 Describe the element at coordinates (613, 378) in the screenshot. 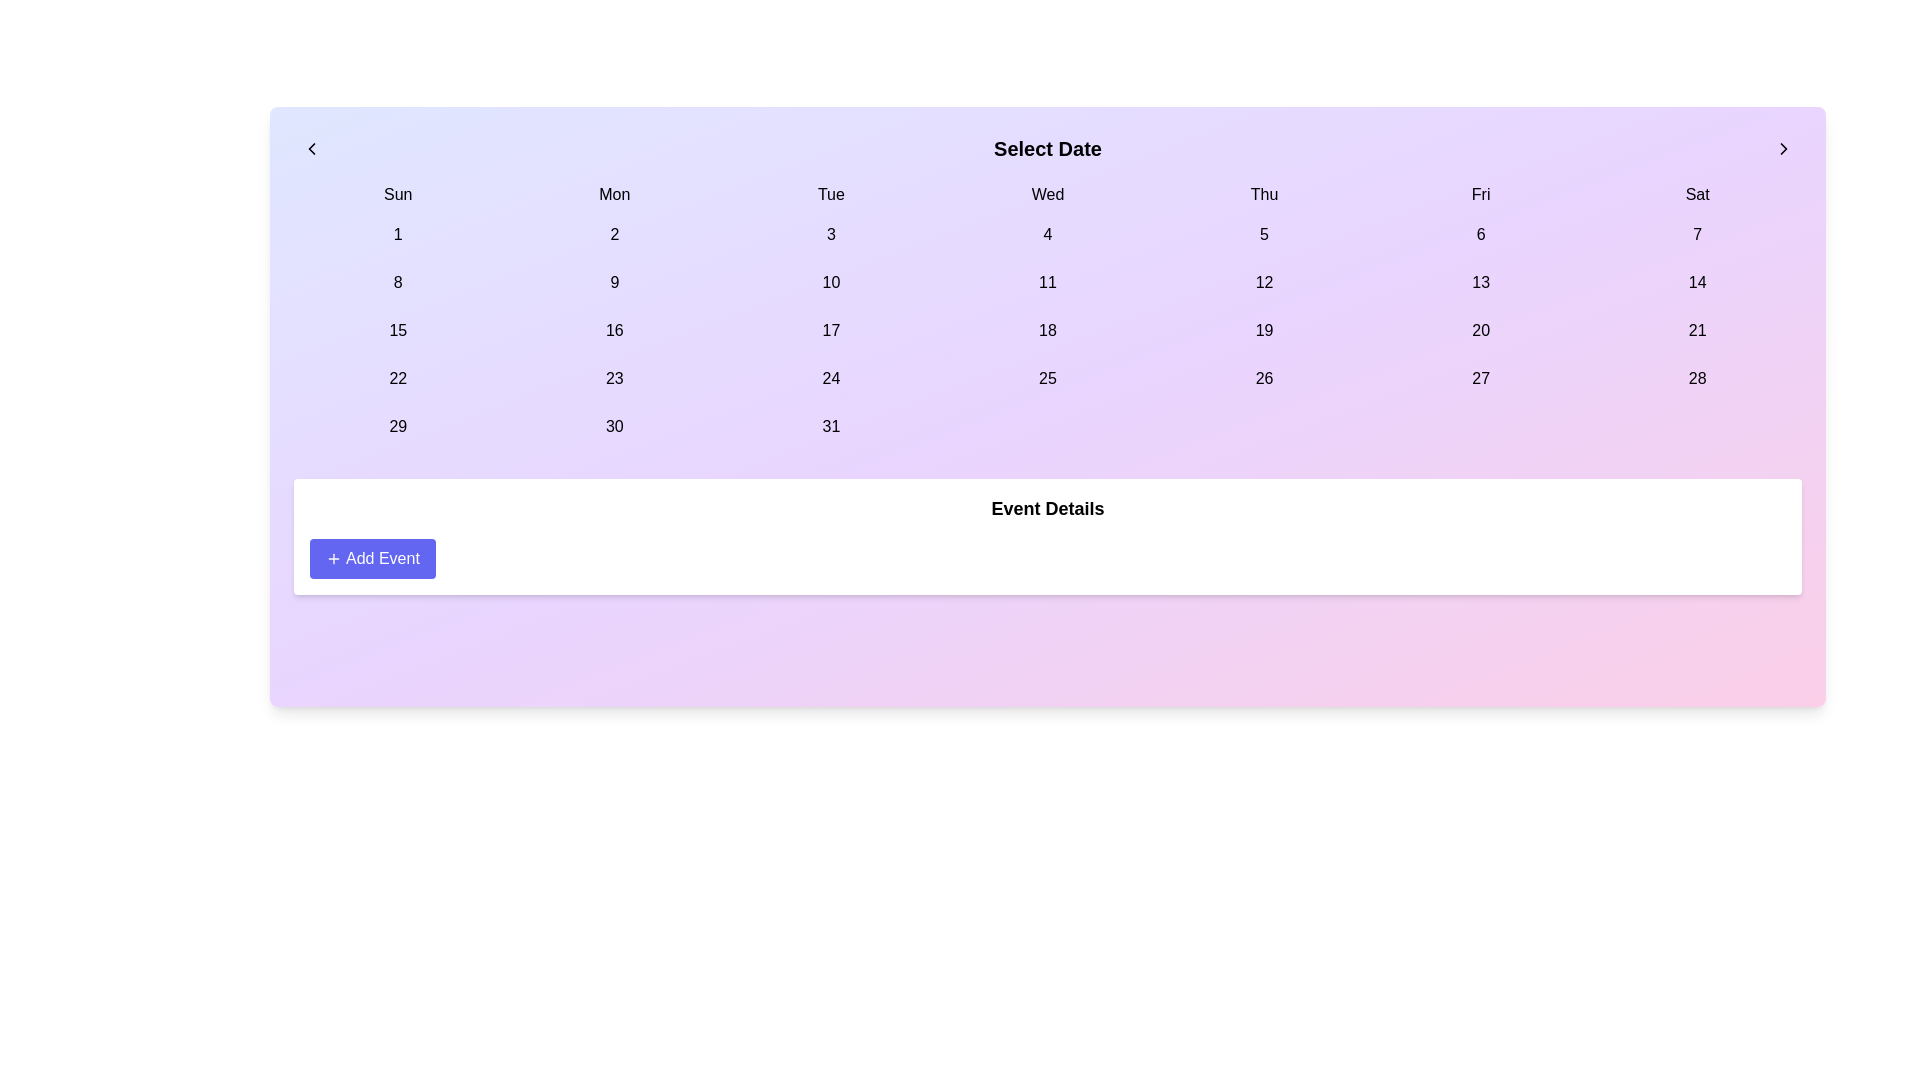

I see `the button representing the selectable day '23' in the calendar interface` at that location.